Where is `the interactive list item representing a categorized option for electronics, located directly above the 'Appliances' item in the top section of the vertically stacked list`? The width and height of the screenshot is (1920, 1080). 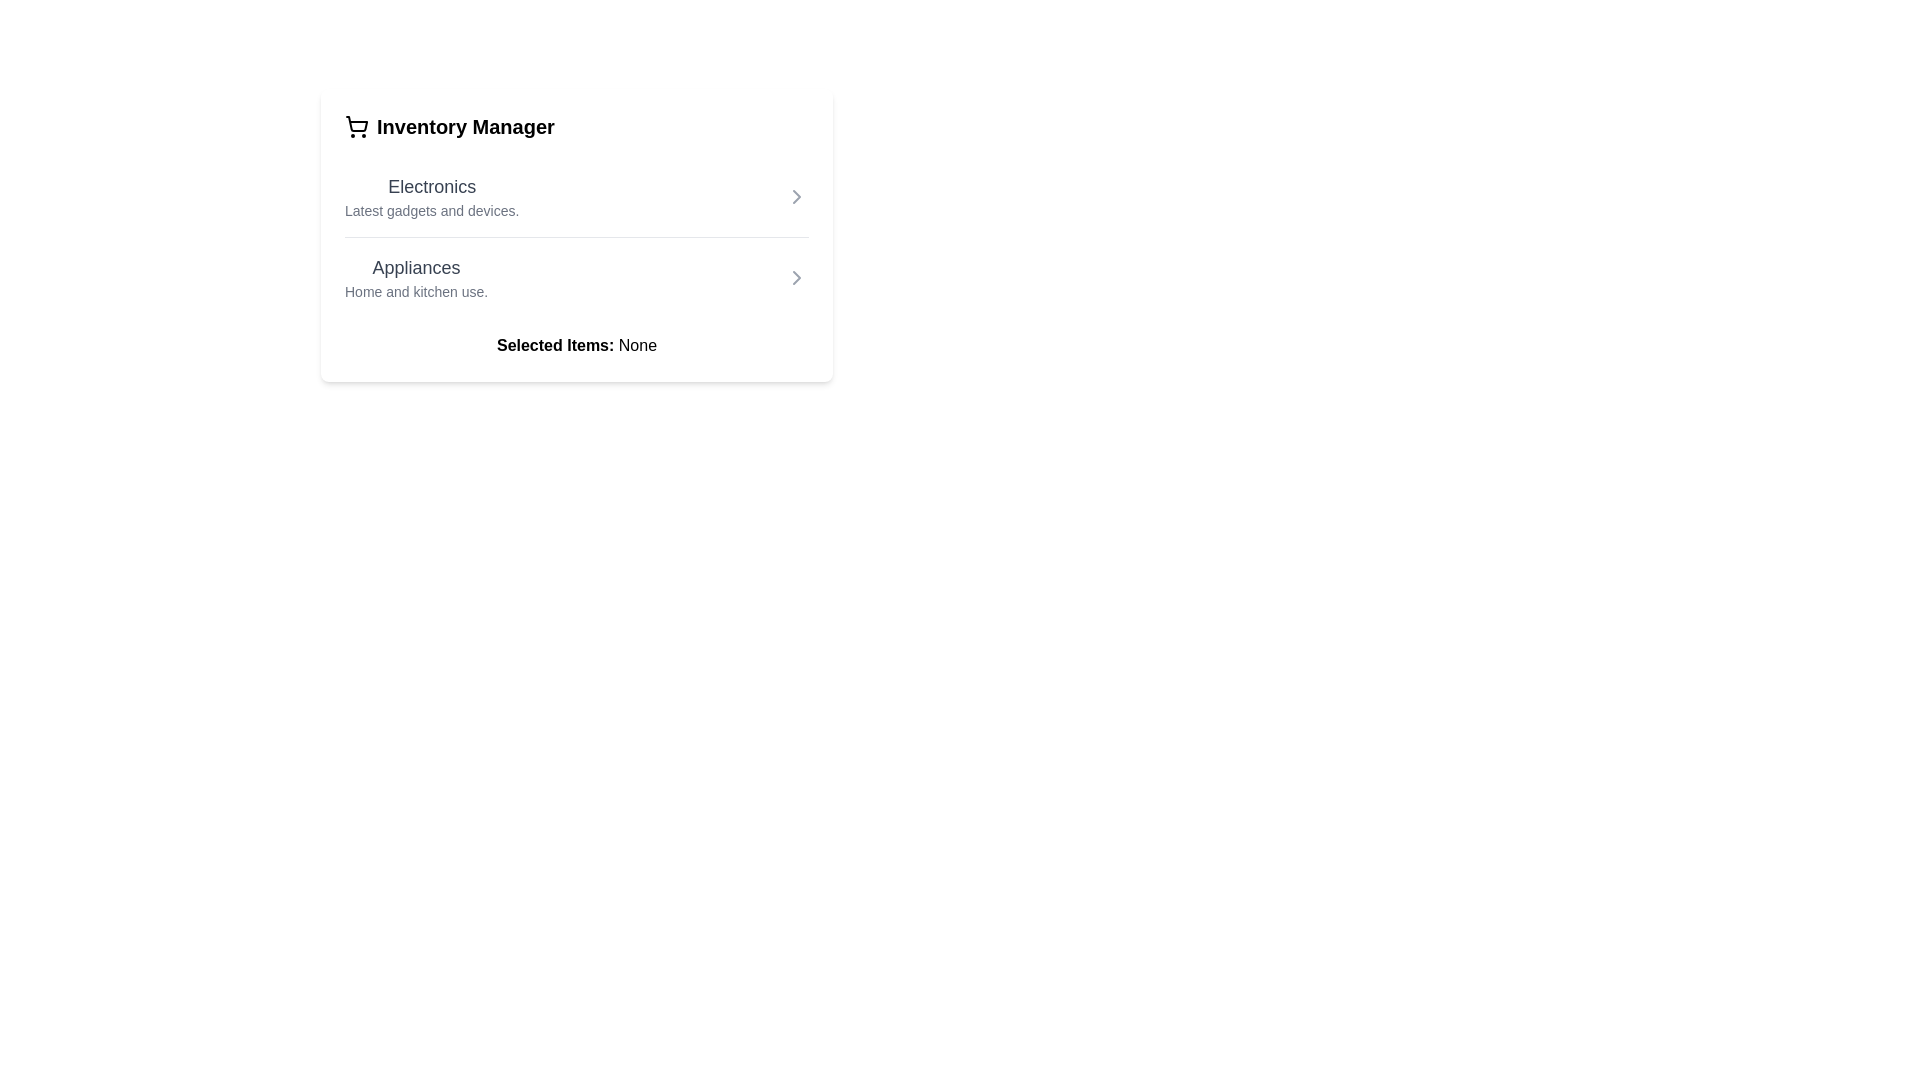
the interactive list item representing a categorized option for electronics, located directly above the 'Appliances' item in the top section of the vertically stacked list is located at coordinates (575, 196).